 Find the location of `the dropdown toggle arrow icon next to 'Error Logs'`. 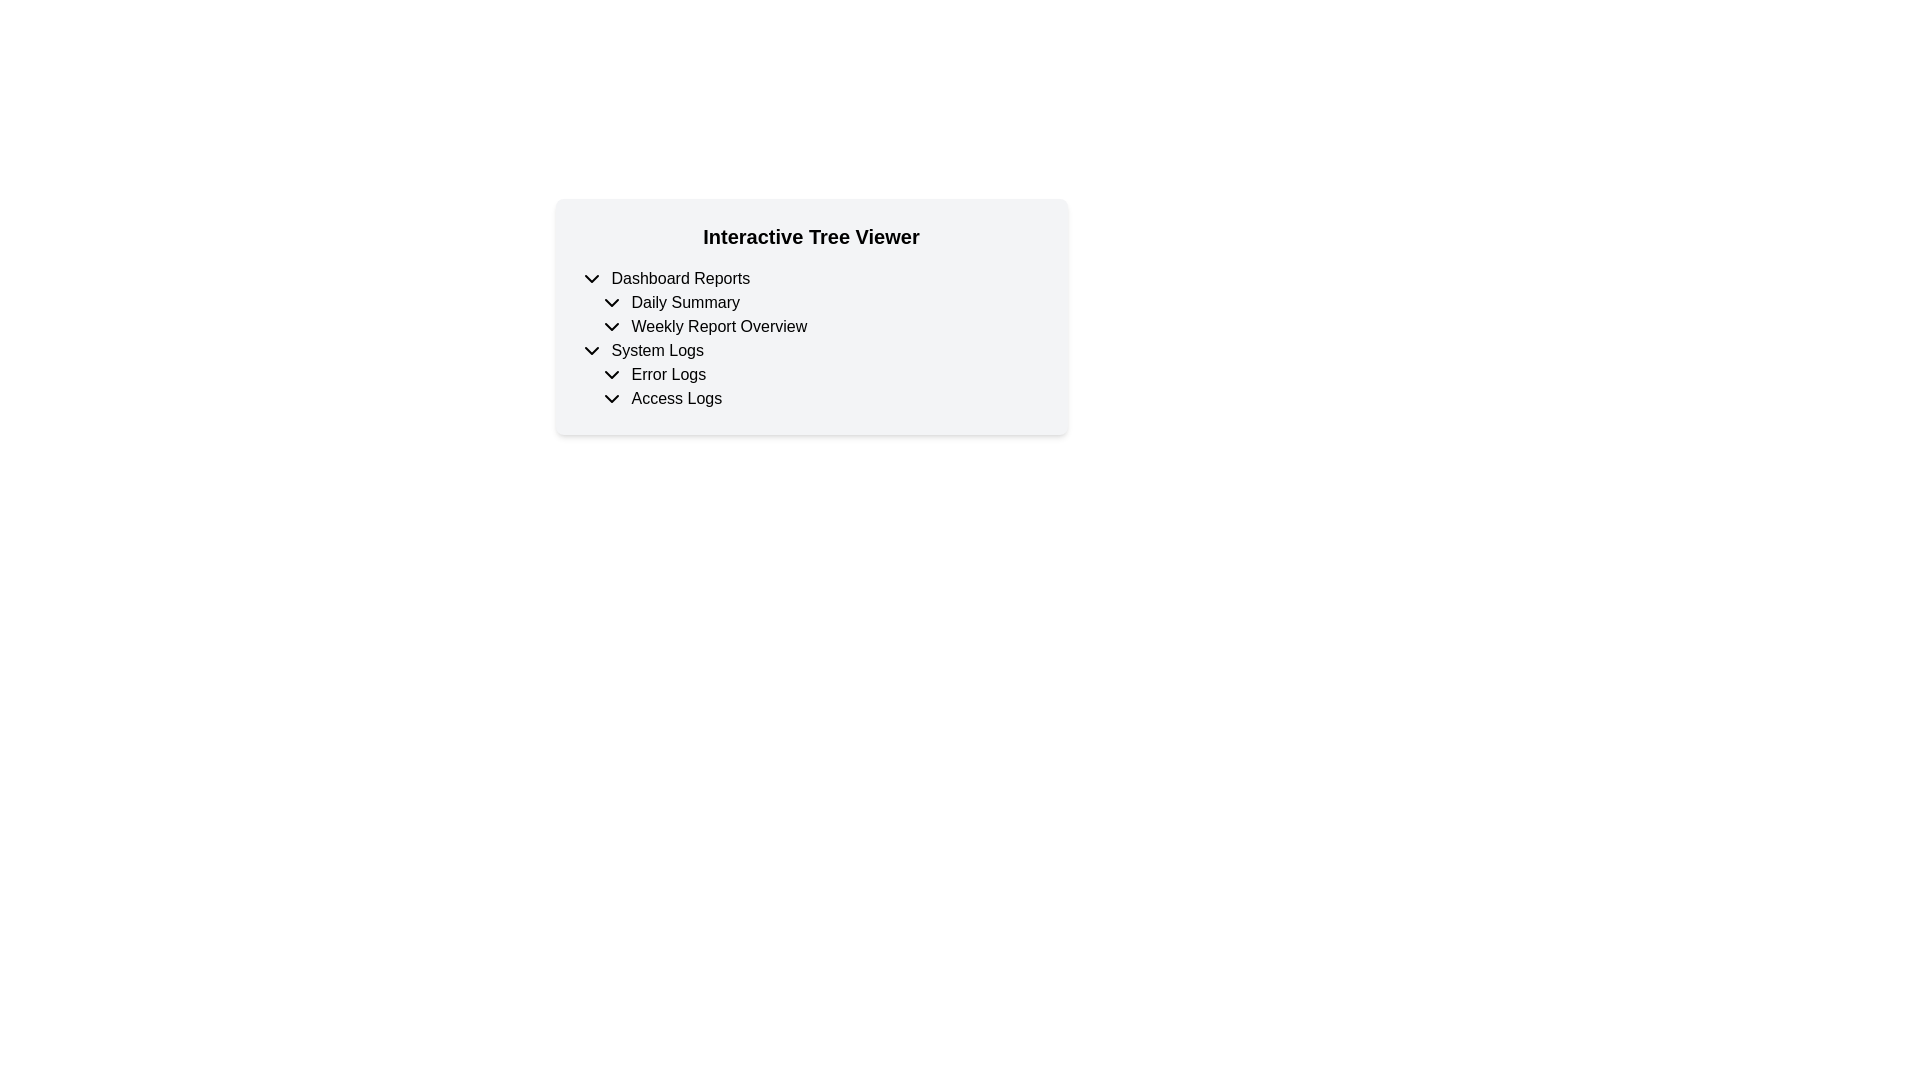

the dropdown toggle arrow icon next to 'Error Logs' is located at coordinates (610, 374).